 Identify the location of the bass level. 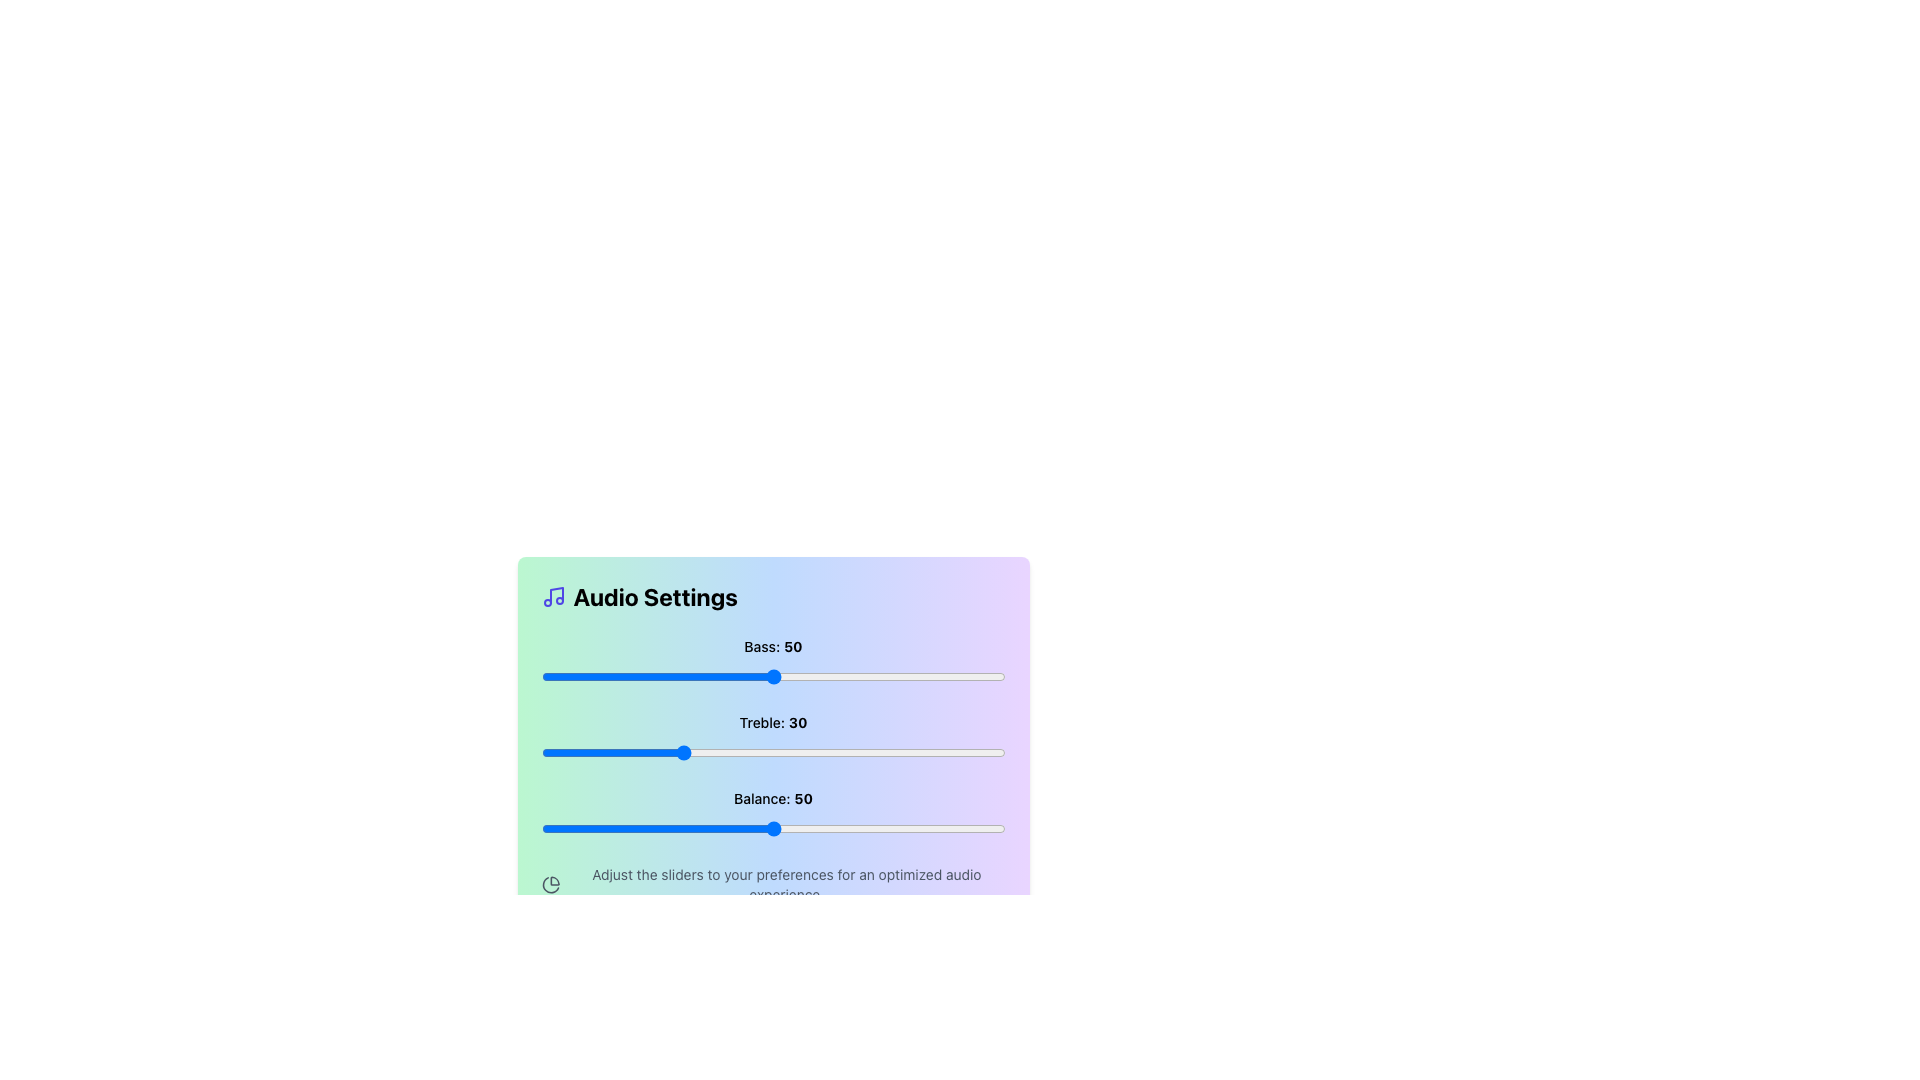
(633, 676).